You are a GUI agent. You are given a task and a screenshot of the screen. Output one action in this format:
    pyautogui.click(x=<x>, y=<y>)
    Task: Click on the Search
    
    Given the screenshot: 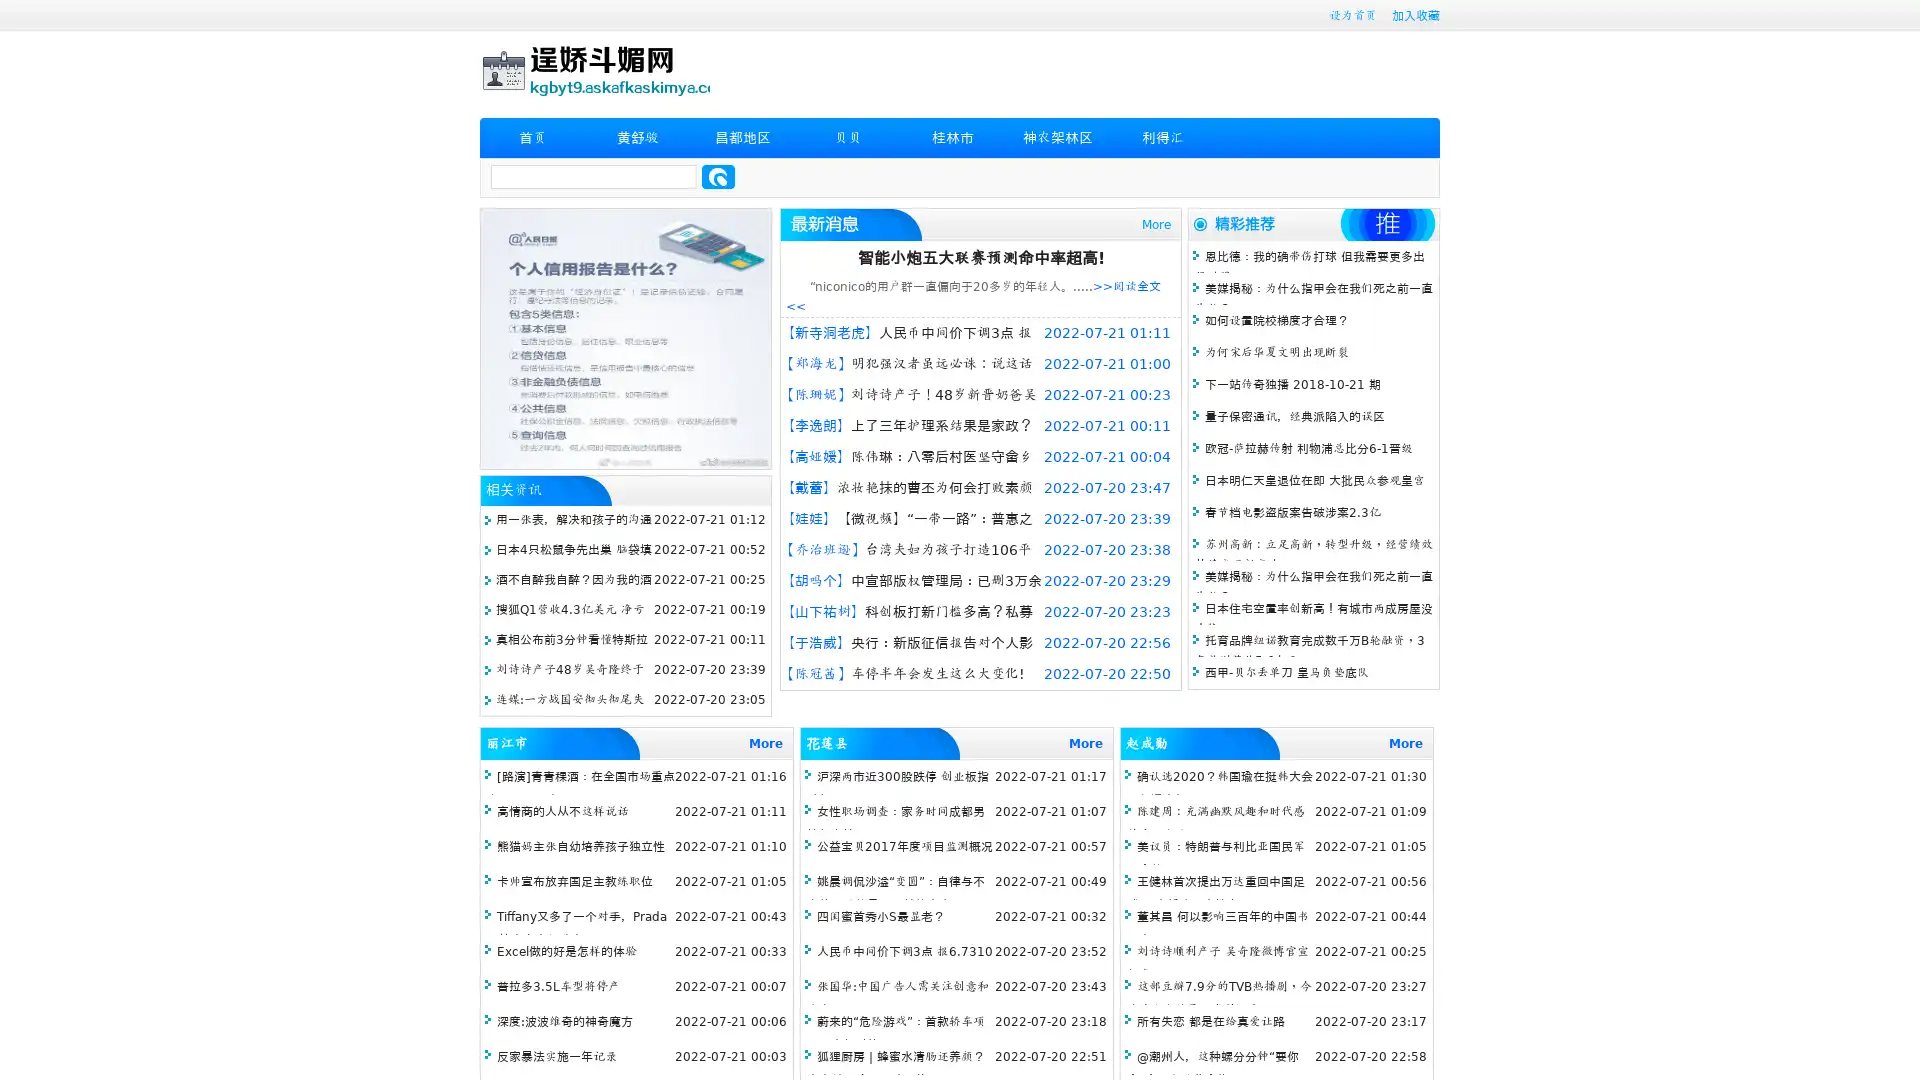 What is the action you would take?
    pyautogui.click(x=718, y=176)
    